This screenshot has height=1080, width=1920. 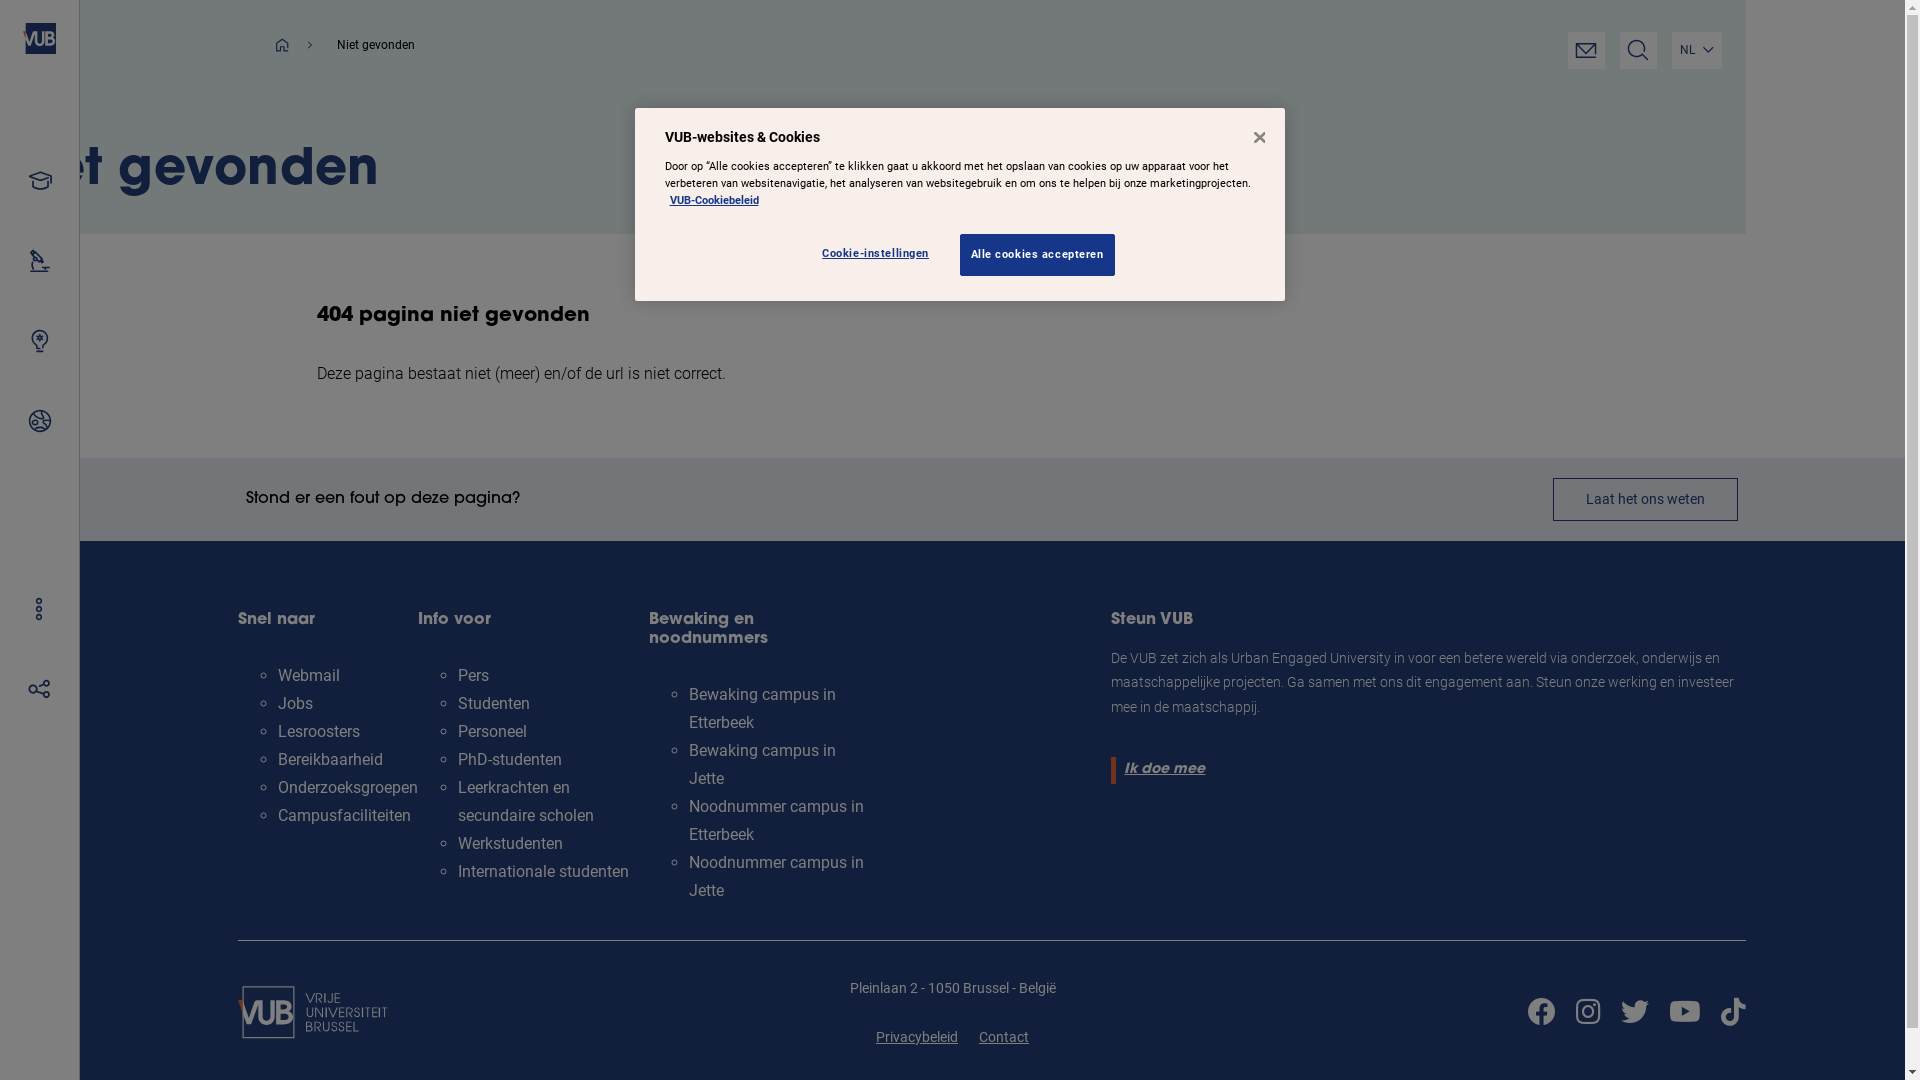 What do you see at coordinates (761, 764) in the screenshot?
I see `'Bewaking campus in Jette'` at bounding box center [761, 764].